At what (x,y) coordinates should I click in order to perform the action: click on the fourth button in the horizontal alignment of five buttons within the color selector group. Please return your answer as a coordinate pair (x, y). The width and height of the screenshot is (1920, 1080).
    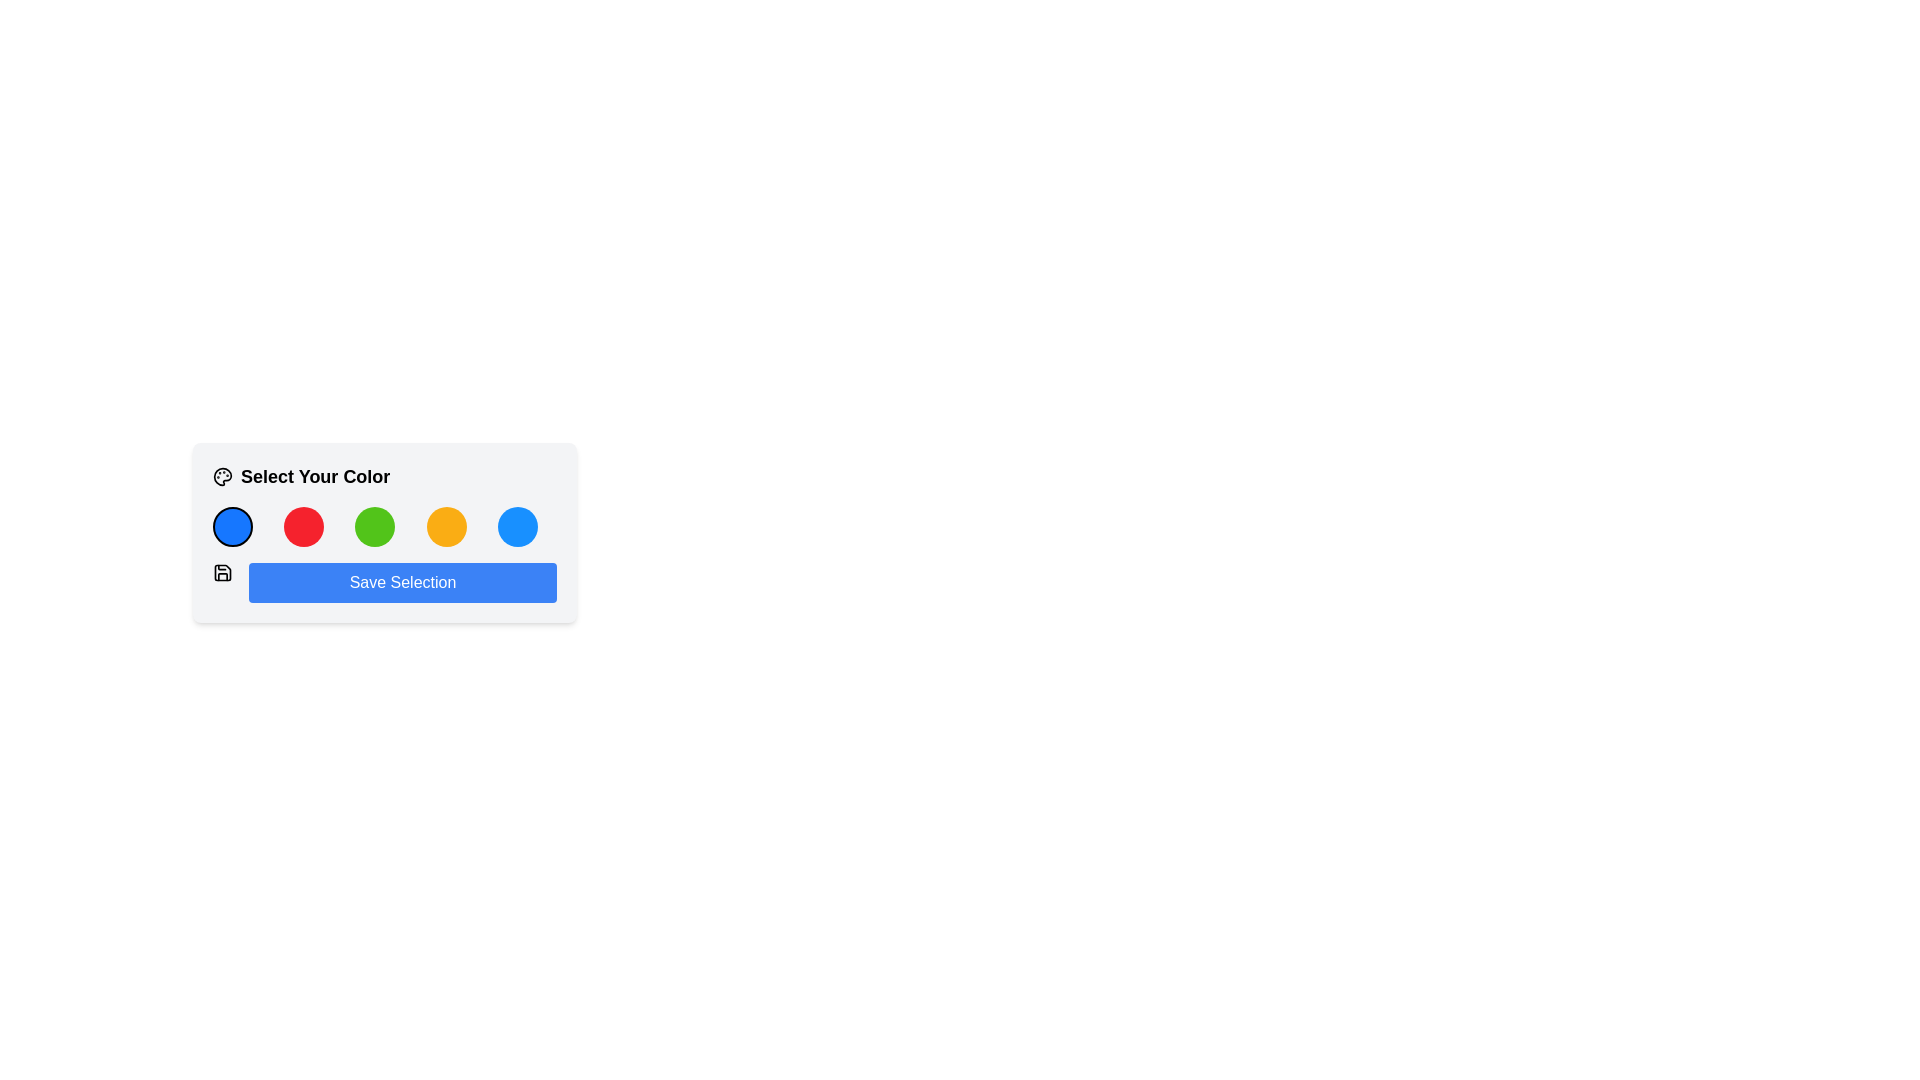
    Looking at the image, I should click on (445, 526).